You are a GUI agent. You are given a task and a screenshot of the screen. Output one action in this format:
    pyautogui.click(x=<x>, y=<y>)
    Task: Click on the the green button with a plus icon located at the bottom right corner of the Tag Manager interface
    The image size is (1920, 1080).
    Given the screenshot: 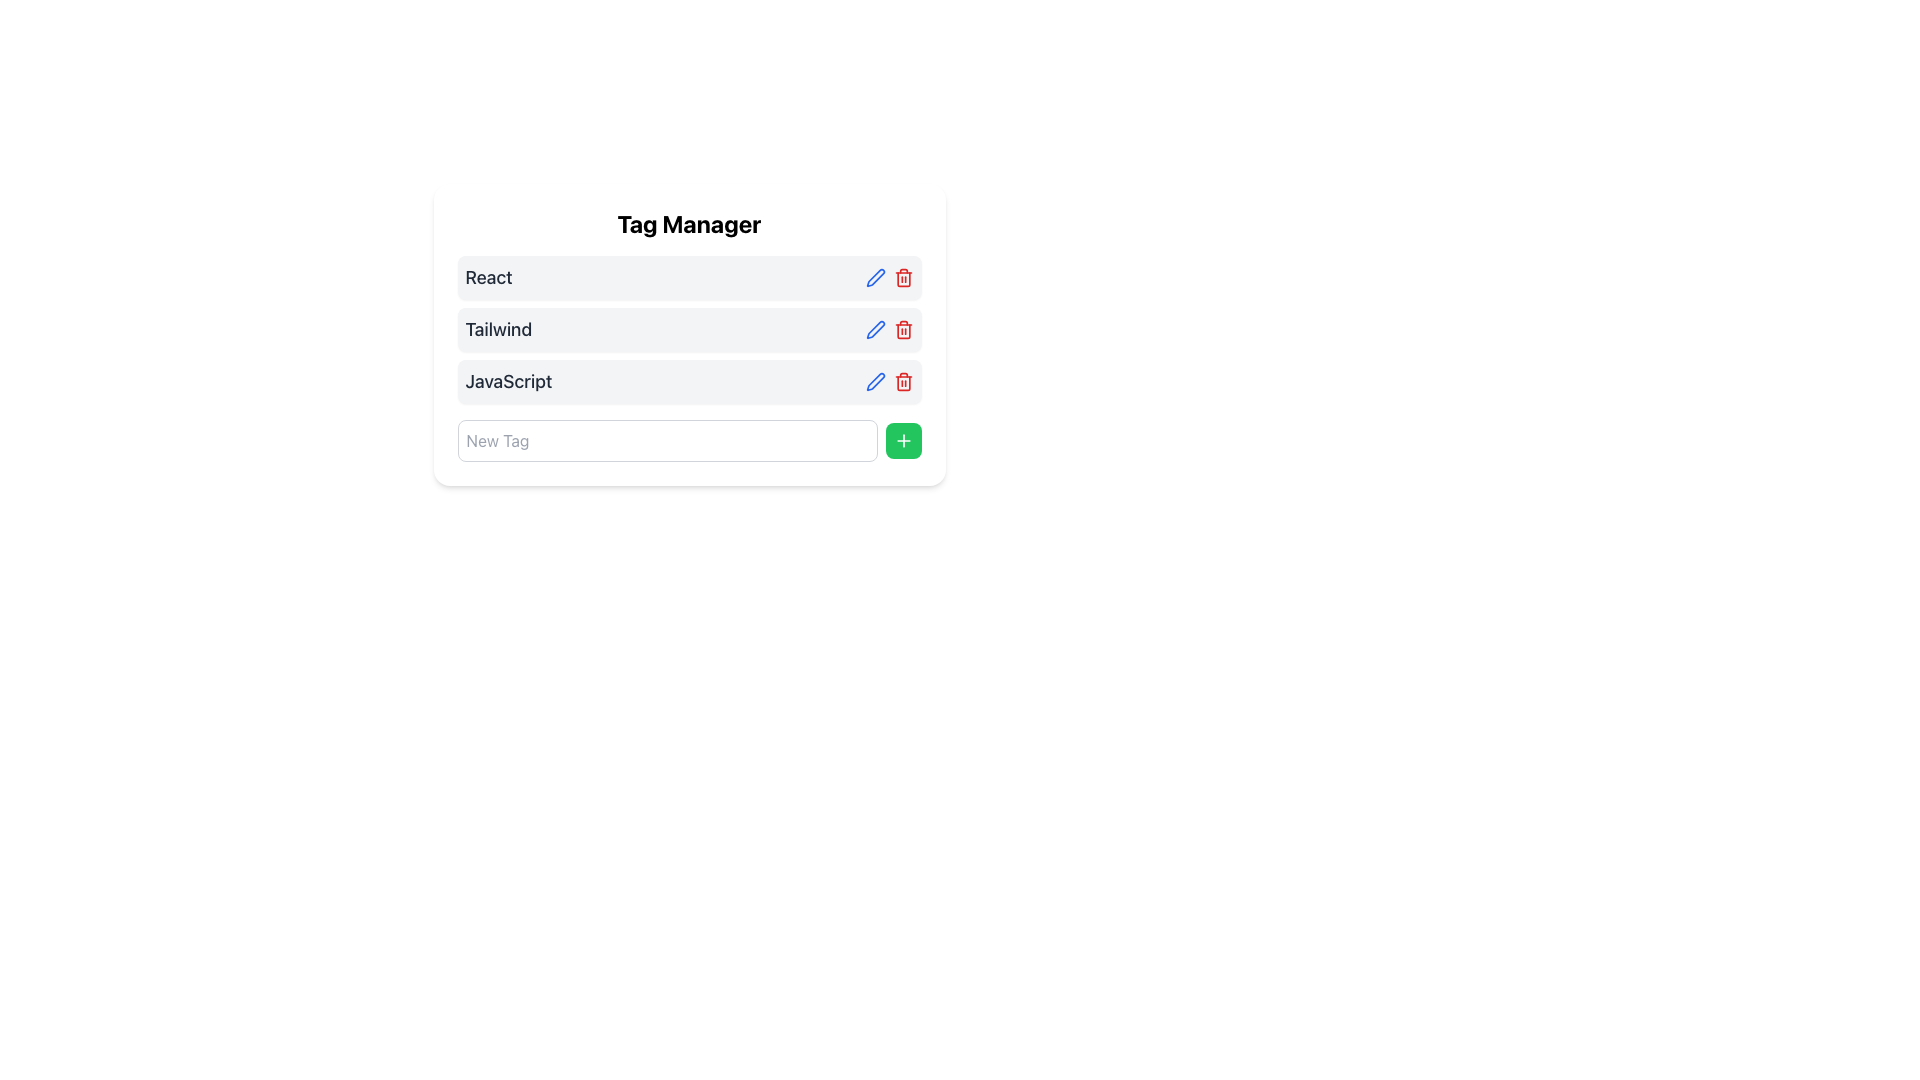 What is the action you would take?
    pyautogui.click(x=902, y=439)
    